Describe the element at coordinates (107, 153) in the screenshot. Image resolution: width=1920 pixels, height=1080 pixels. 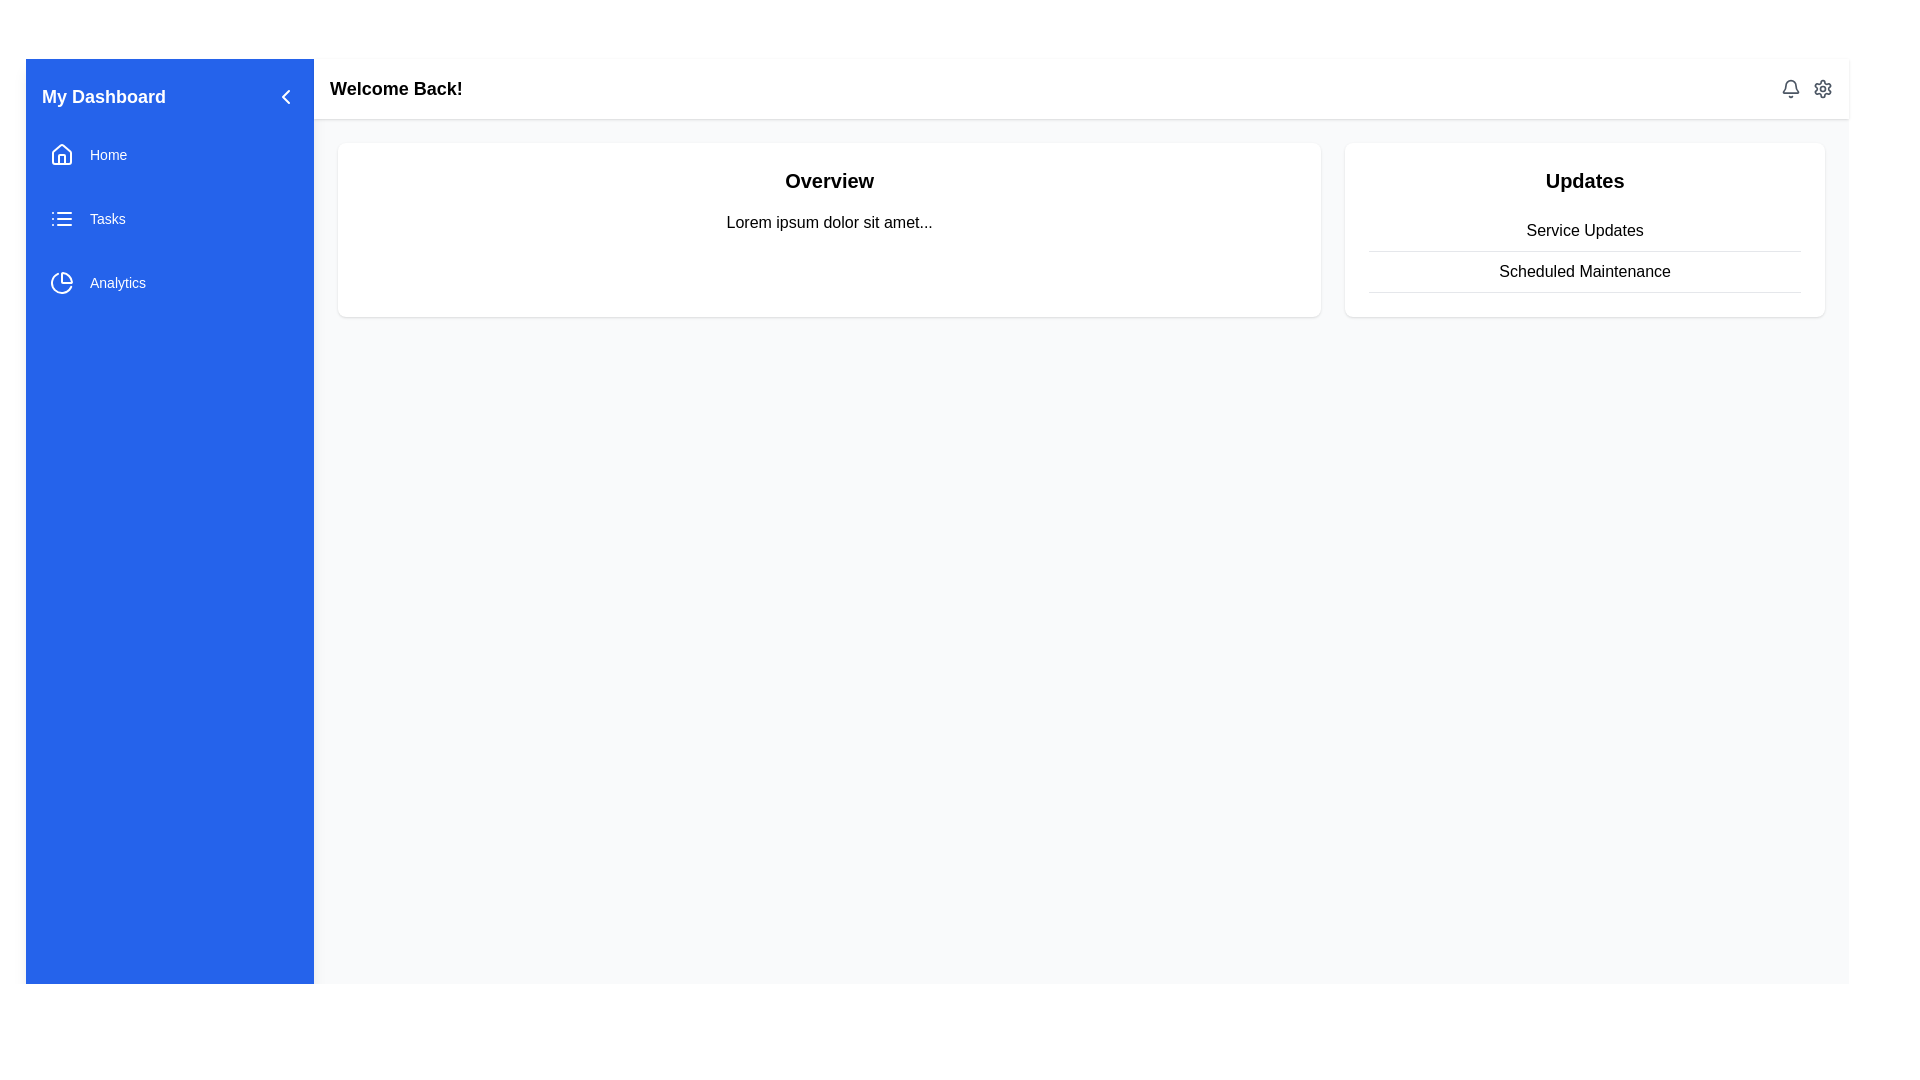
I see `the 'Home' text label in the vertical navigation menu` at that location.